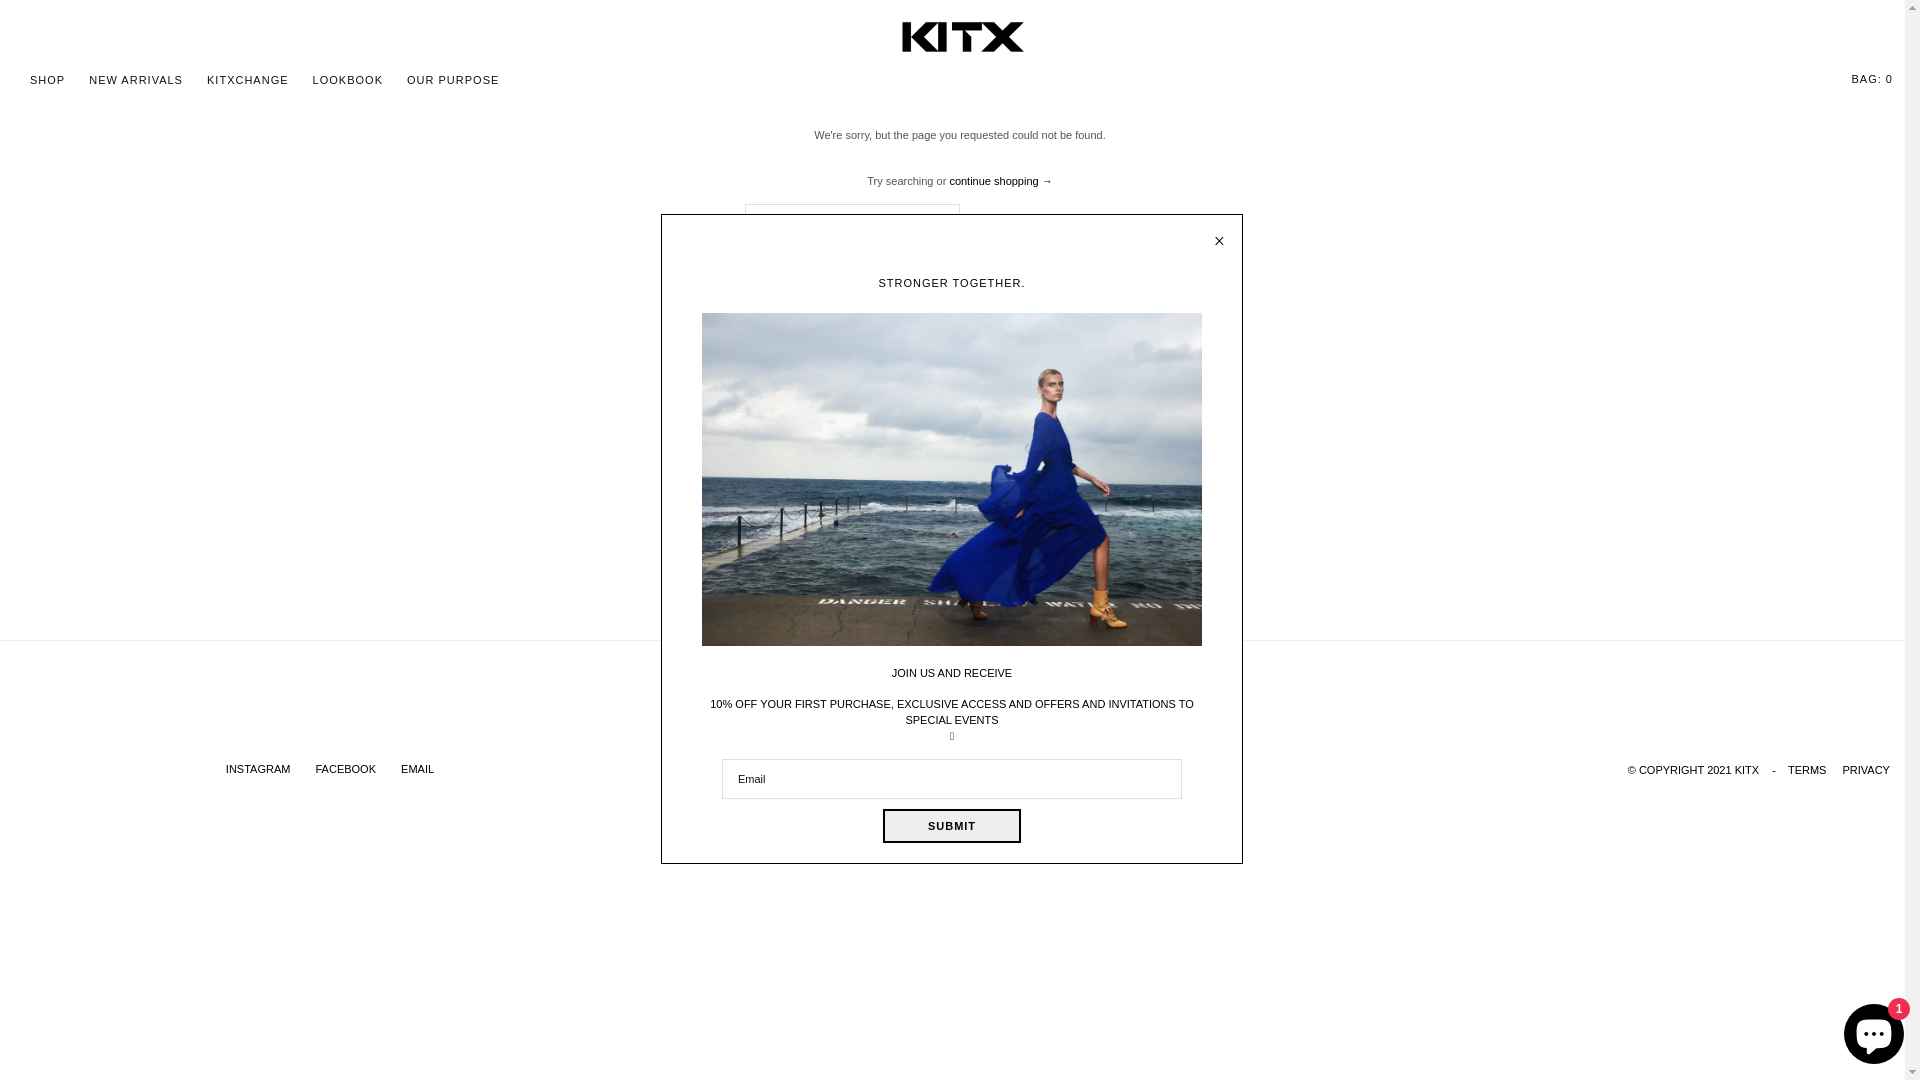 This screenshot has width=1920, height=1080. I want to click on 'PRIVACY', so click(1864, 769).